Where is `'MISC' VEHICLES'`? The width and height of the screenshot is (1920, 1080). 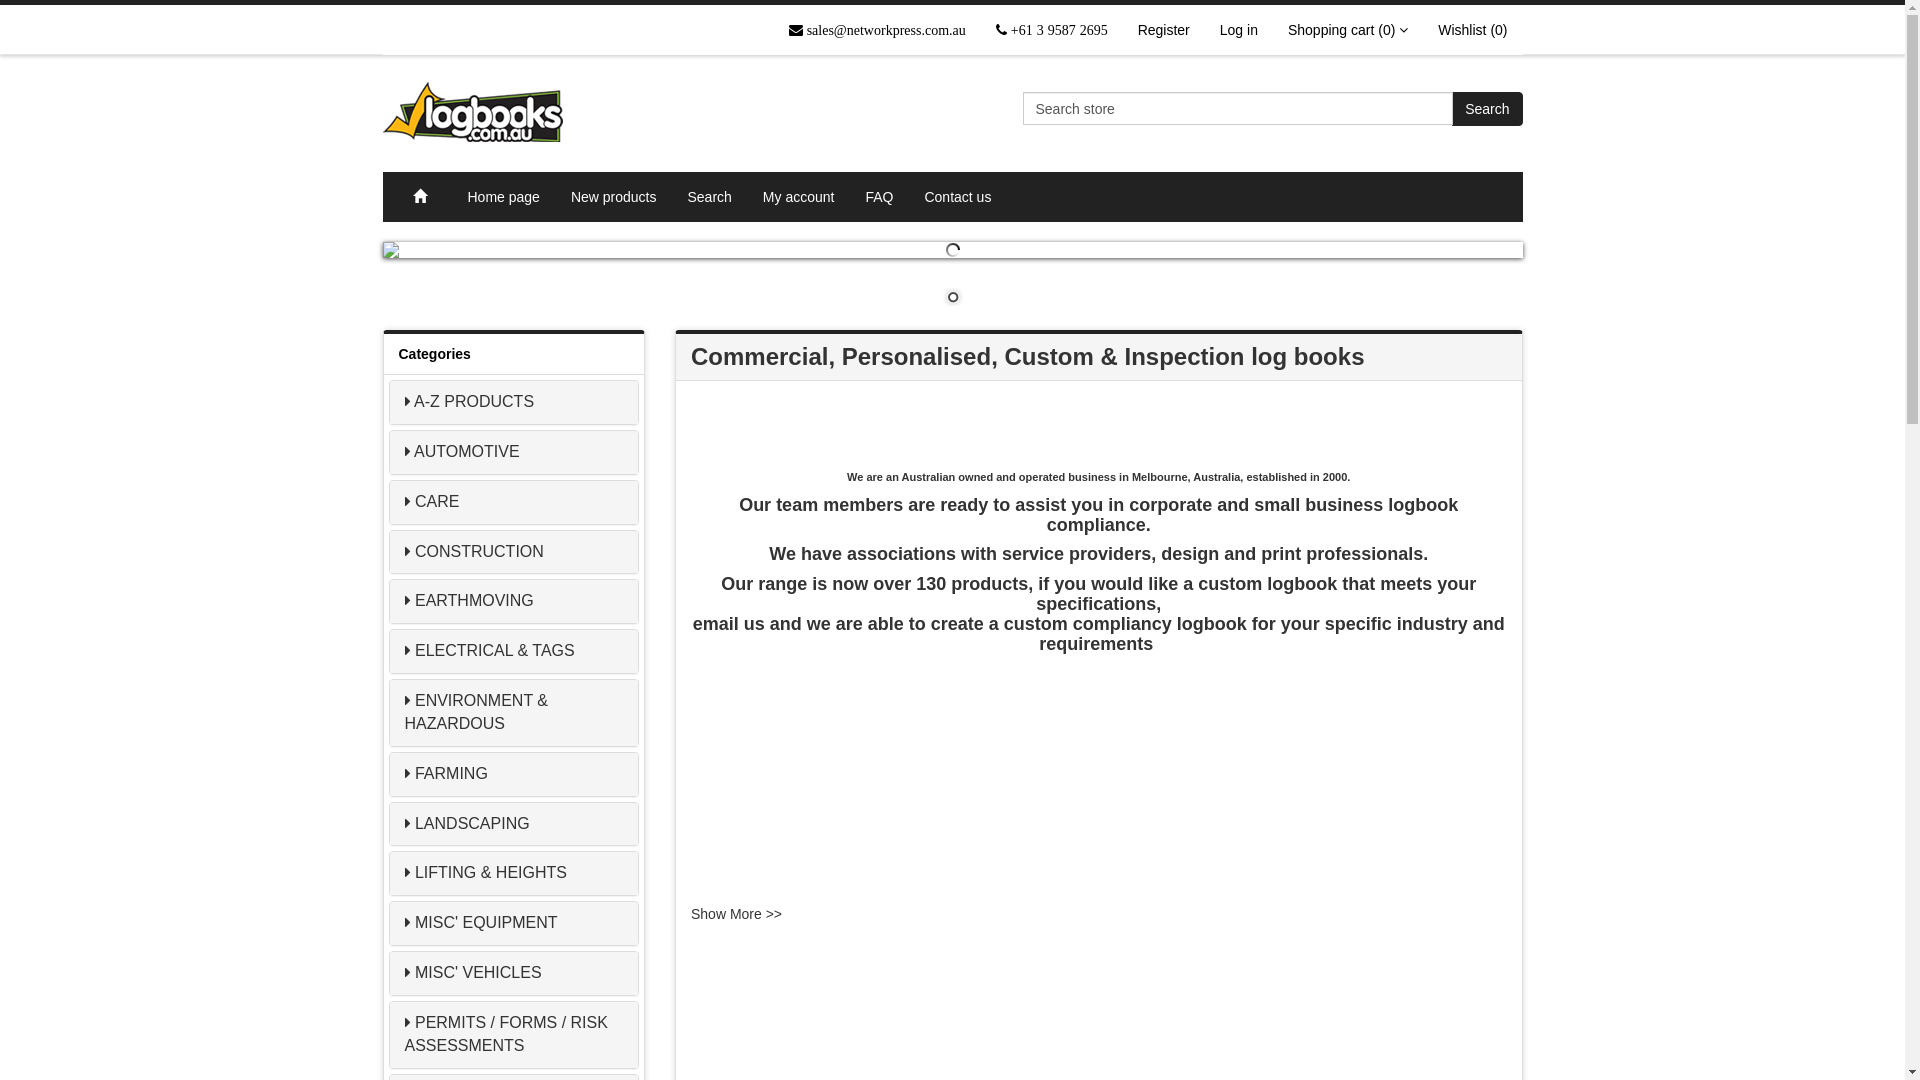
'MISC' VEHICLES' is located at coordinates (413, 971).